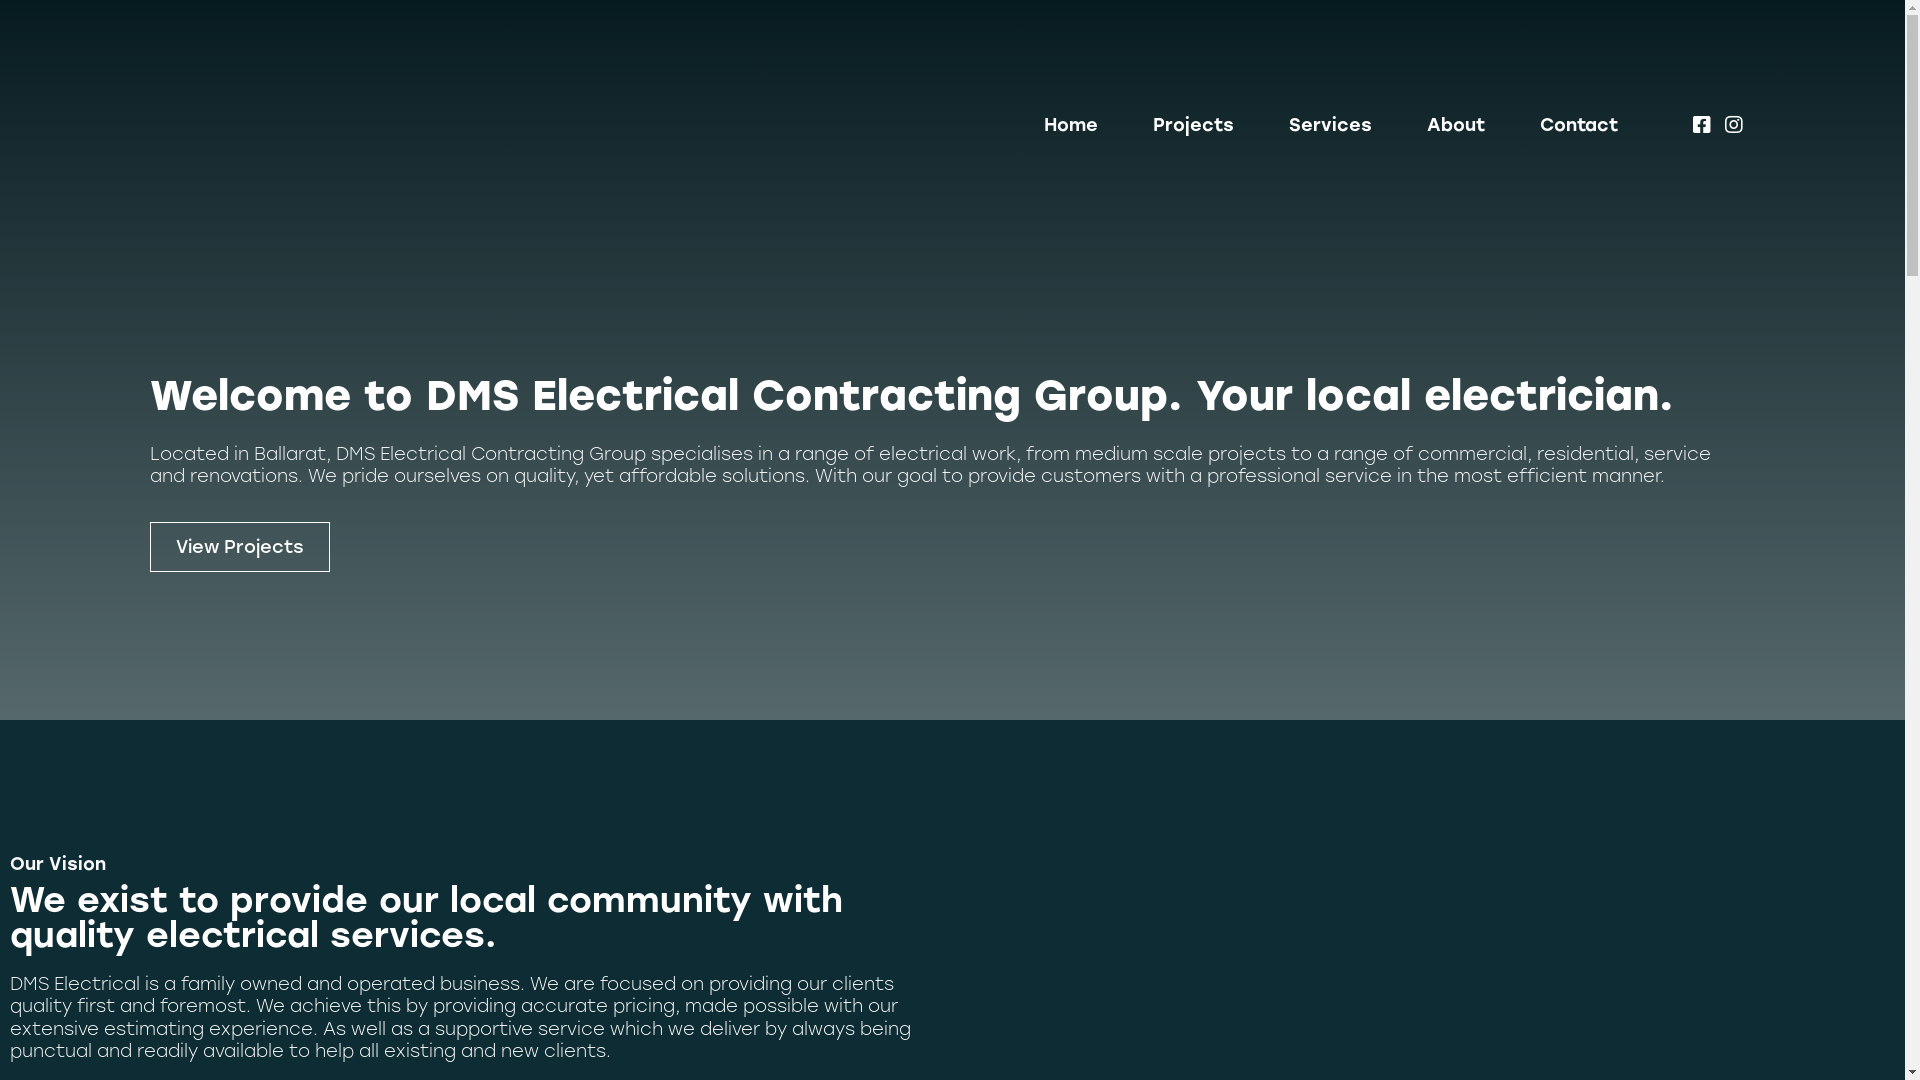  What do you see at coordinates (1069, 124) in the screenshot?
I see `'Home'` at bounding box center [1069, 124].